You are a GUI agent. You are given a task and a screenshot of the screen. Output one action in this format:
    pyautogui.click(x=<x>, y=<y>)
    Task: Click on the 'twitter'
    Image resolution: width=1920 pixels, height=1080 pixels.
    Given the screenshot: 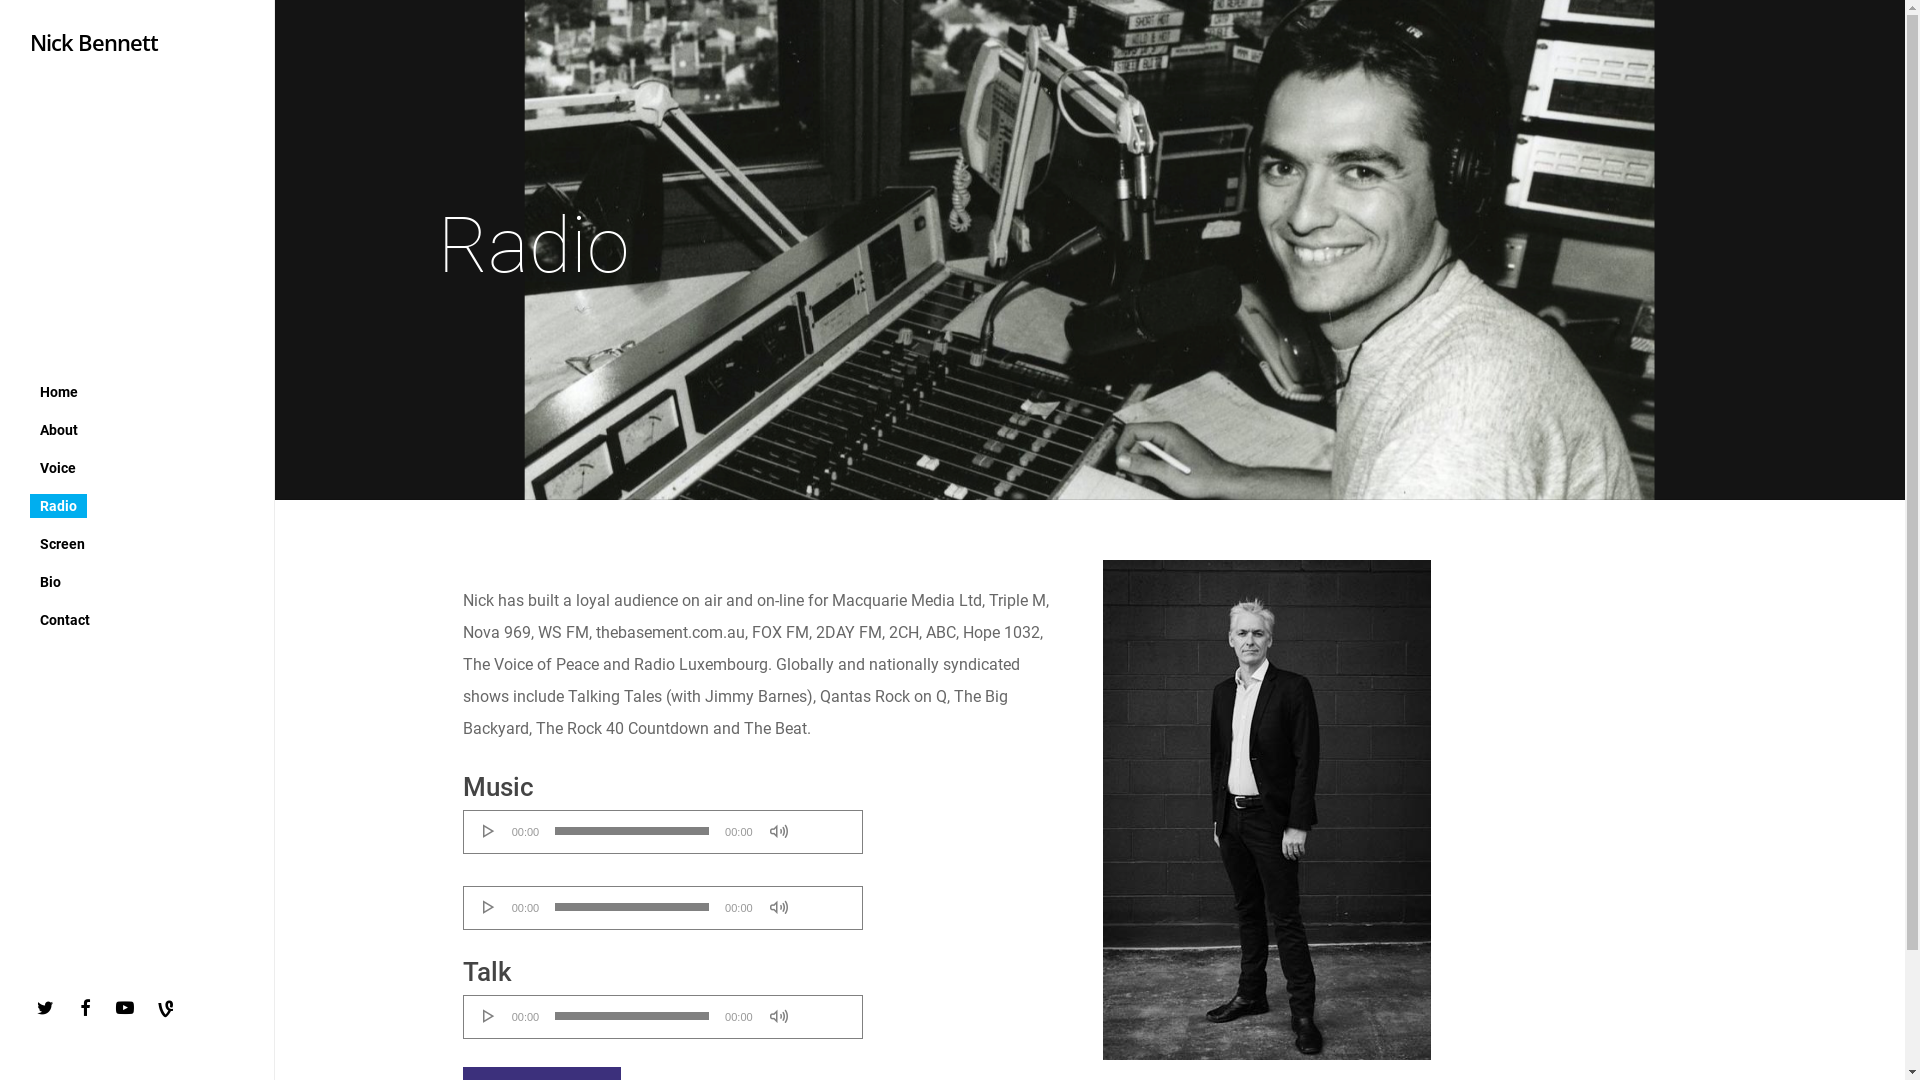 What is the action you would take?
    pyautogui.click(x=49, y=1007)
    